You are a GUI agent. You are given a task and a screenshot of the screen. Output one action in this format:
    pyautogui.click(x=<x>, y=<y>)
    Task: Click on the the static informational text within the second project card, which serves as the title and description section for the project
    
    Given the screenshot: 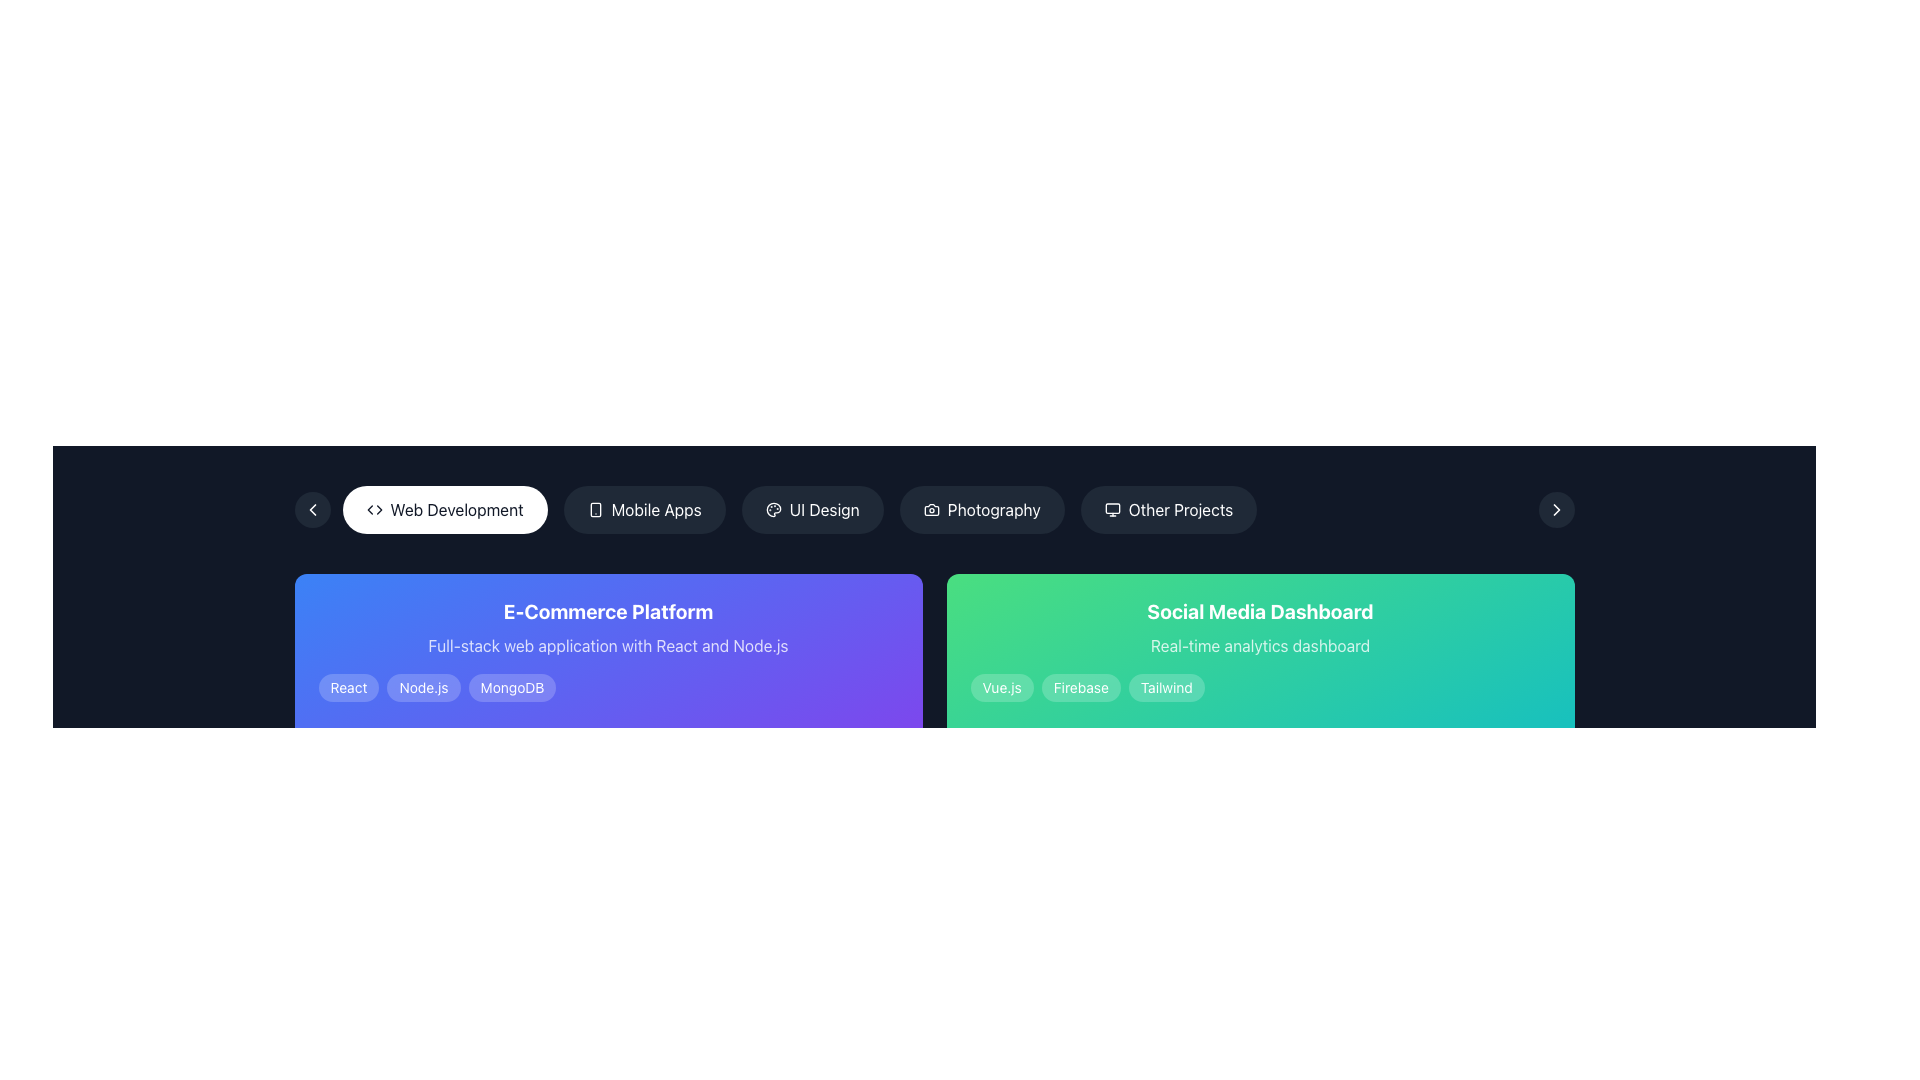 What is the action you would take?
    pyautogui.click(x=1259, y=650)
    